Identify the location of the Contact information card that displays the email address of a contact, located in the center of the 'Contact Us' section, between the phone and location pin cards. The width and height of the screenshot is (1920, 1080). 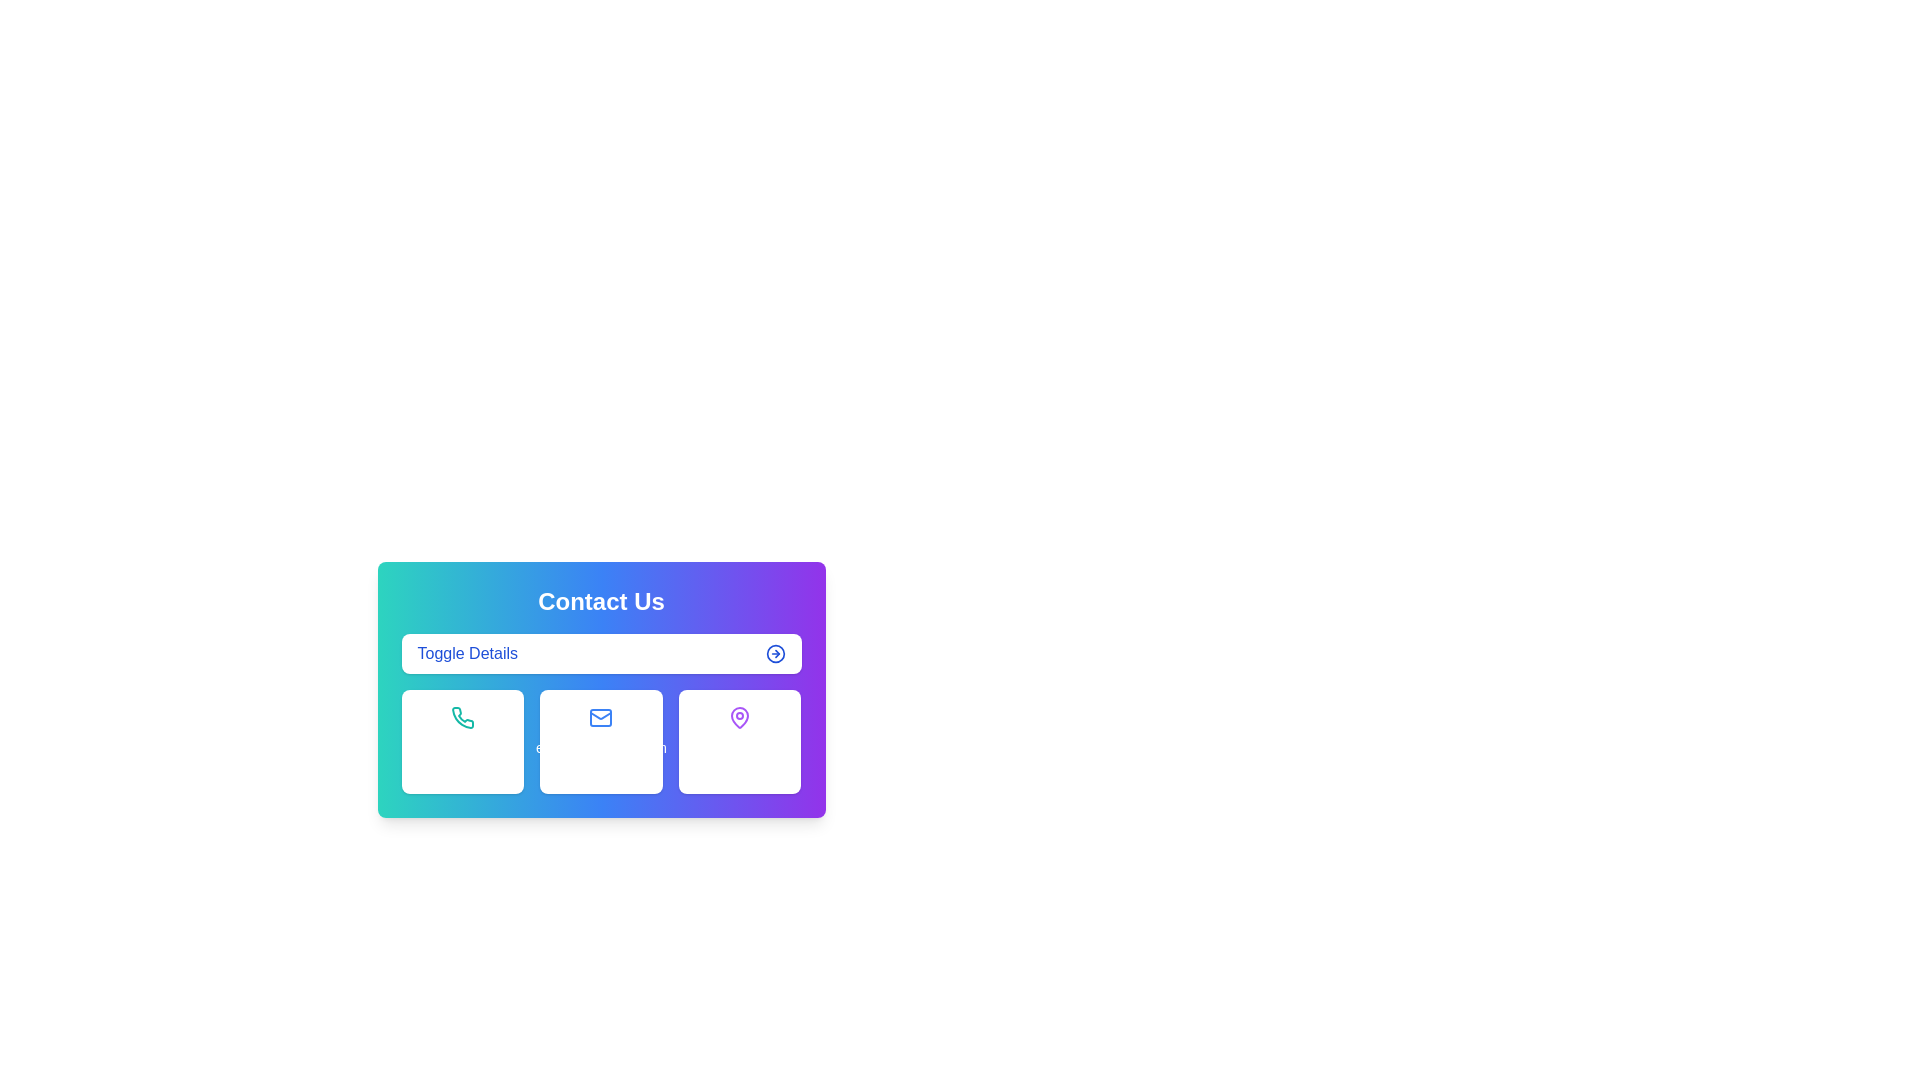
(600, 741).